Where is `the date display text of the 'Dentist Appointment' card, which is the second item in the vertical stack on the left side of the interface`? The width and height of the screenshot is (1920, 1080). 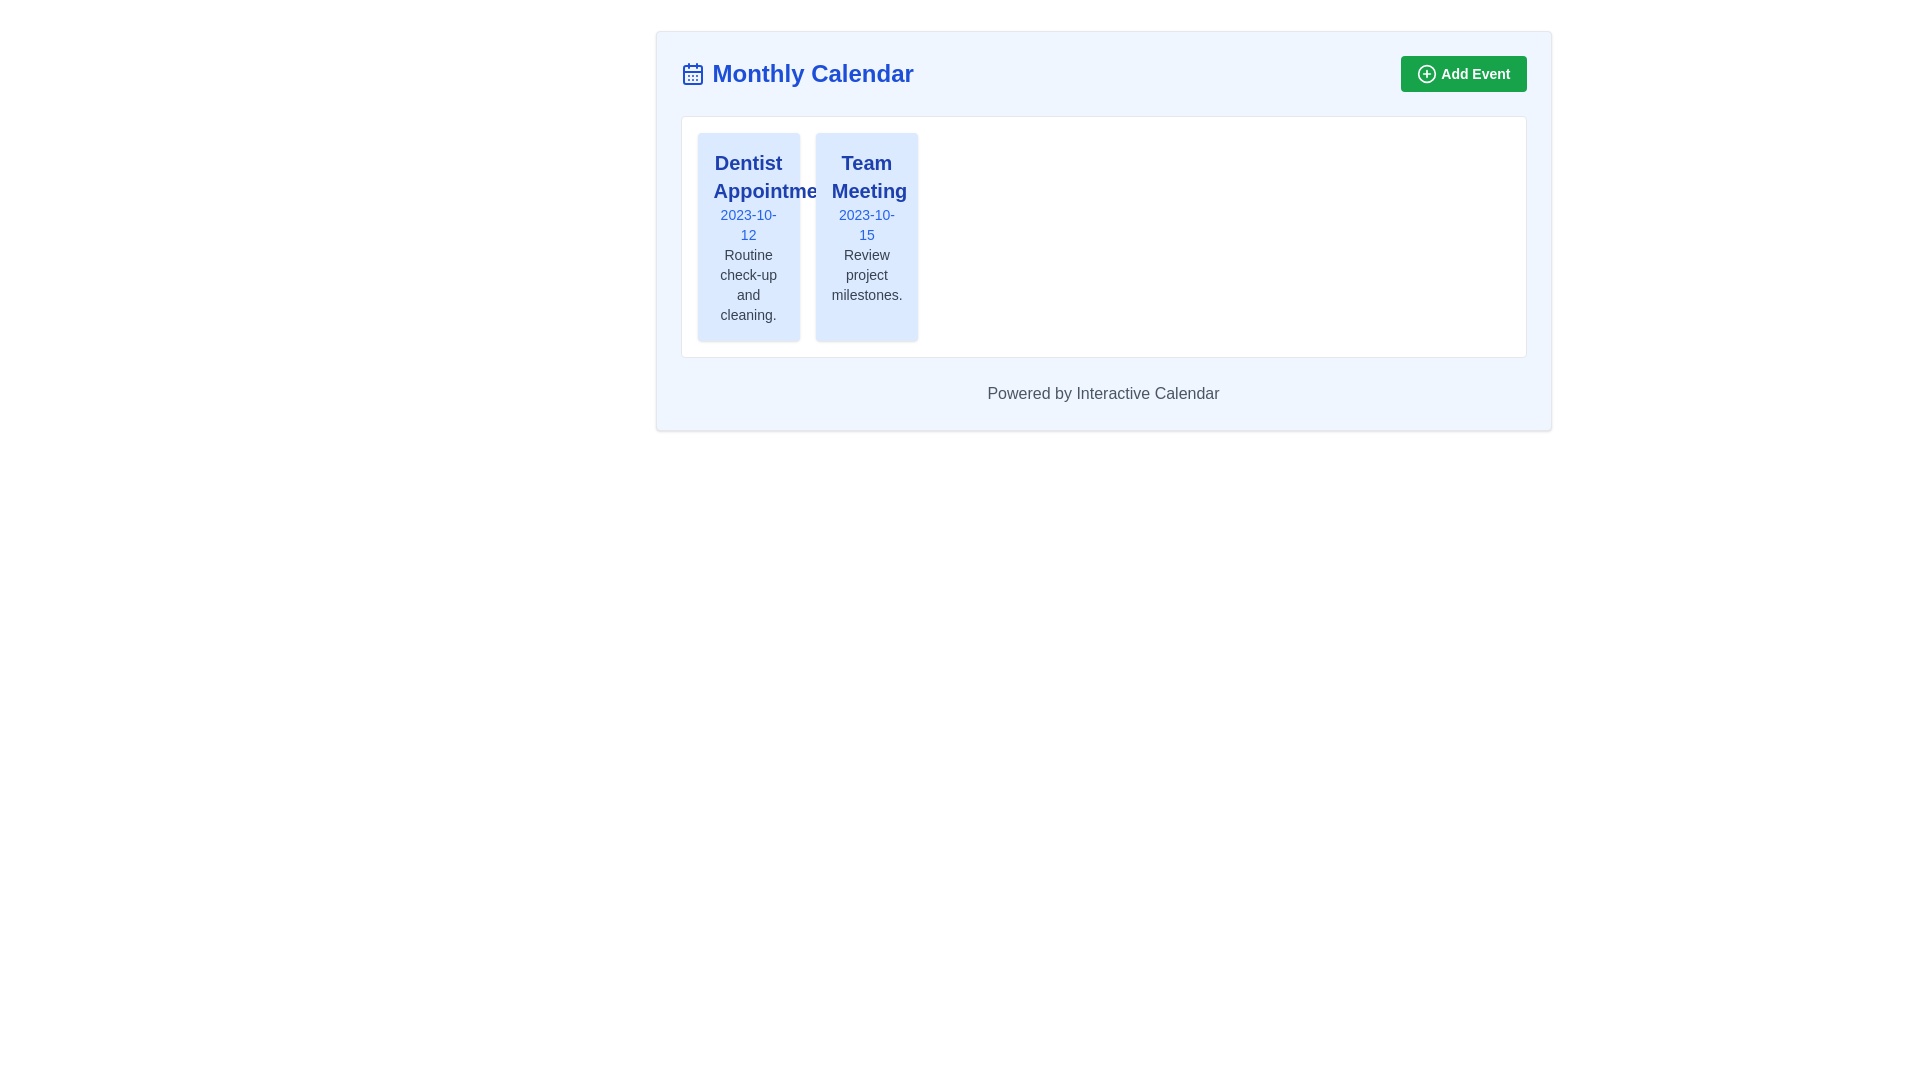 the date display text of the 'Dentist Appointment' card, which is the second item in the vertical stack on the left side of the interface is located at coordinates (747, 224).